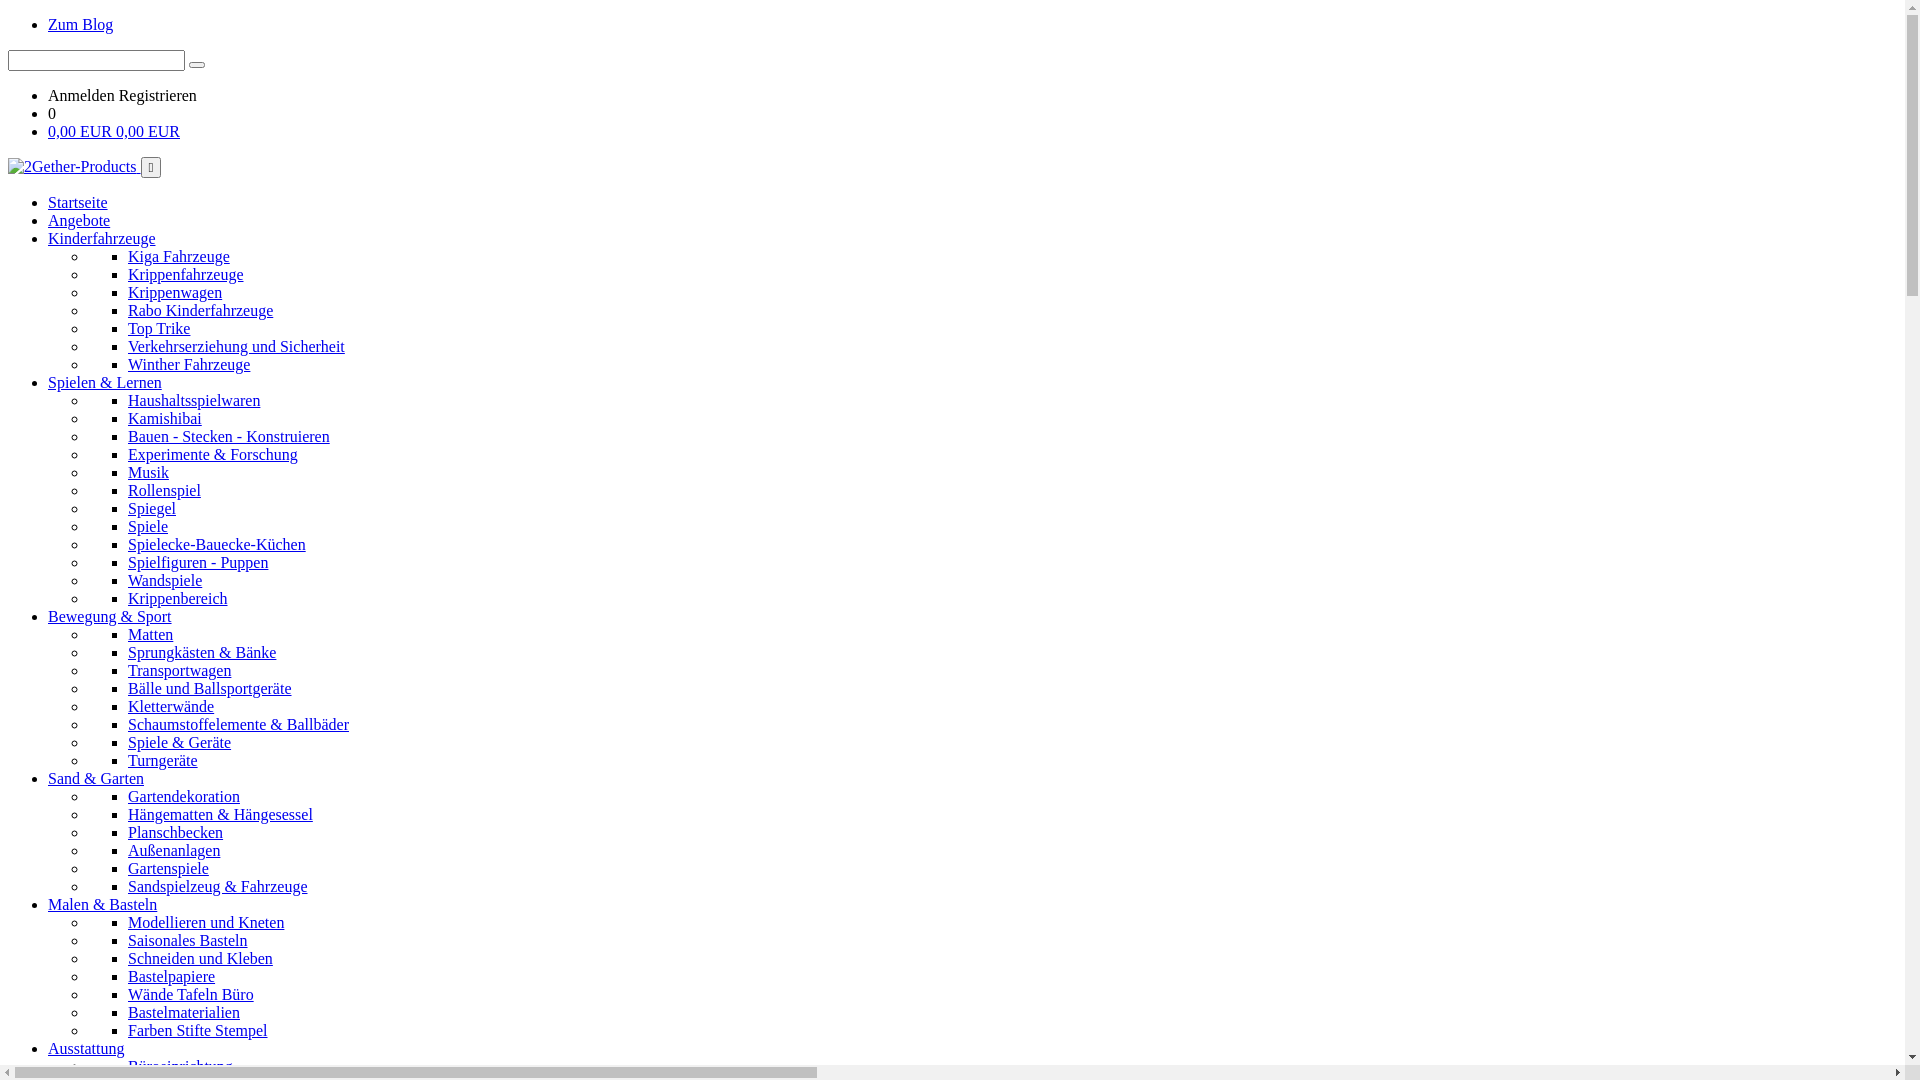 The width and height of the screenshot is (1920, 1080). What do you see at coordinates (77, 202) in the screenshot?
I see `'Startseite'` at bounding box center [77, 202].